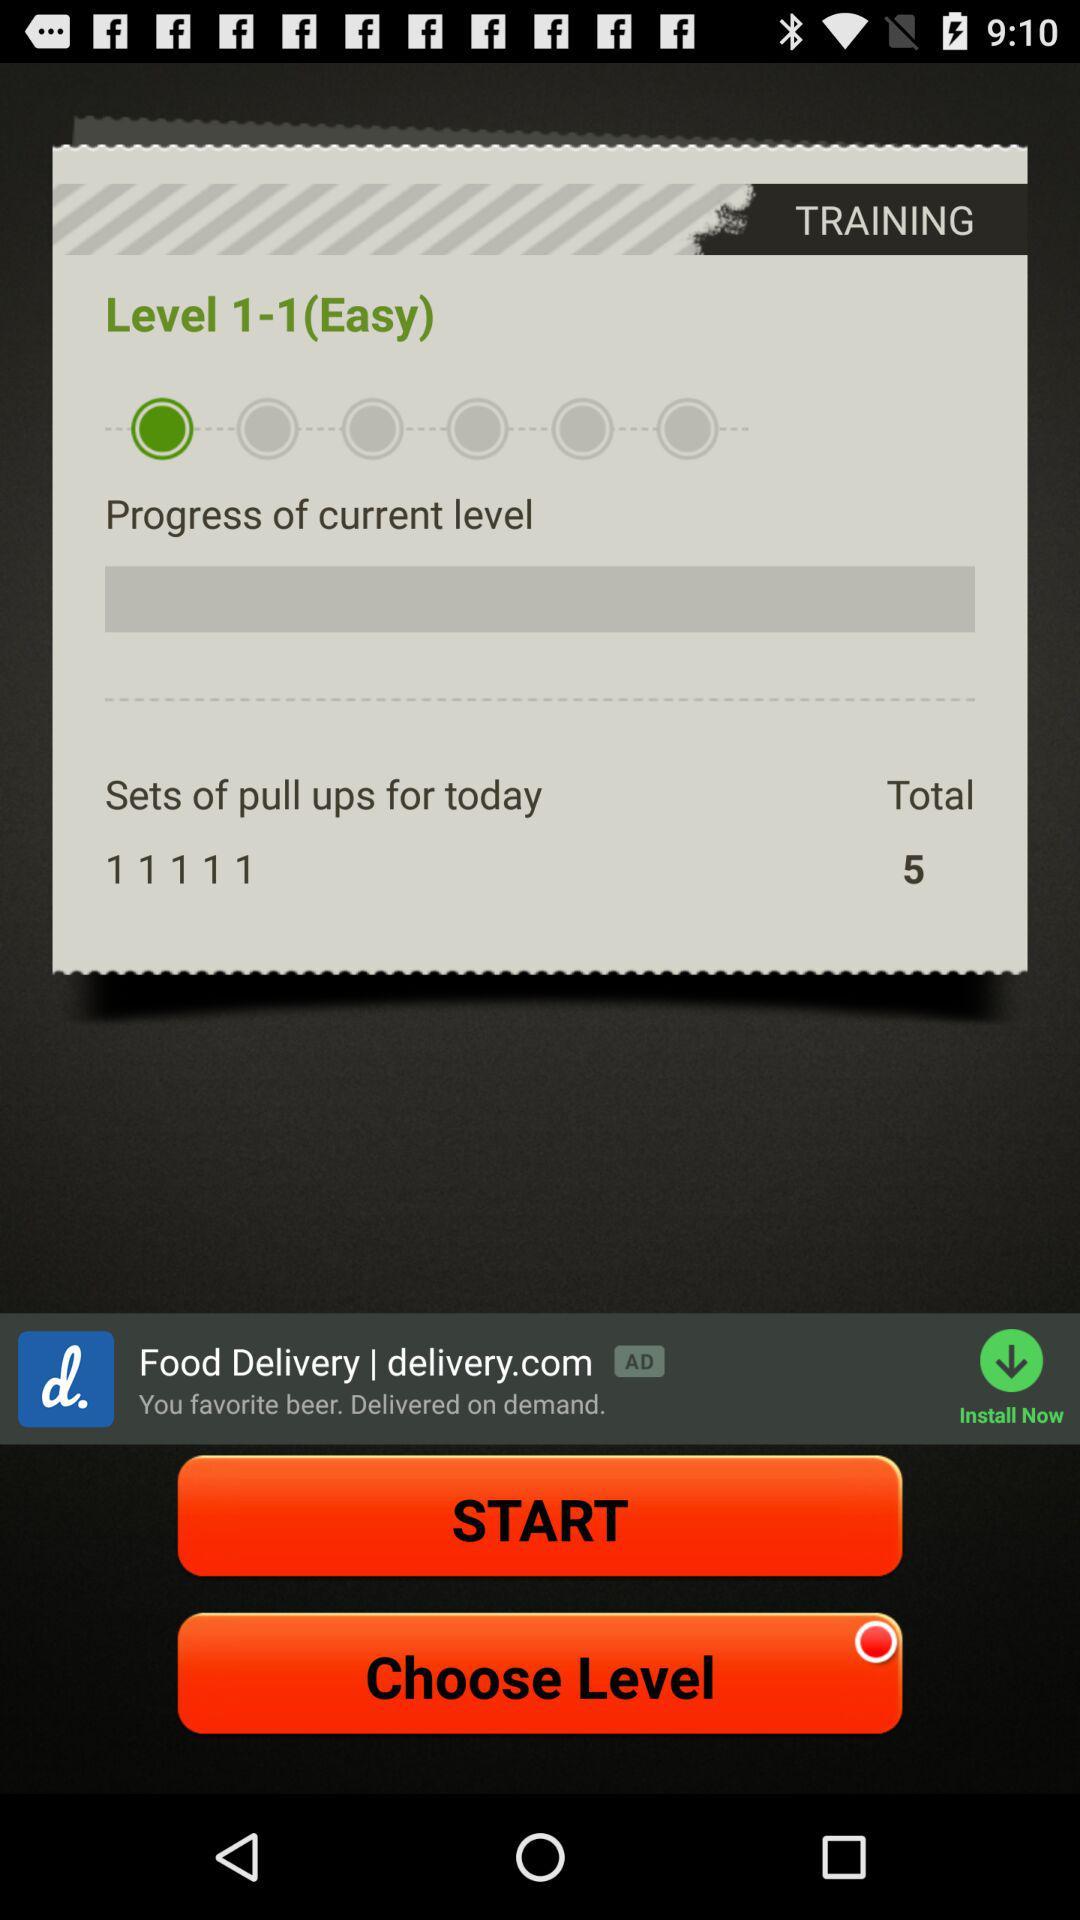 The height and width of the screenshot is (1920, 1080). I want to click on the fourth button from left under level 11easy, so click(477, 428).